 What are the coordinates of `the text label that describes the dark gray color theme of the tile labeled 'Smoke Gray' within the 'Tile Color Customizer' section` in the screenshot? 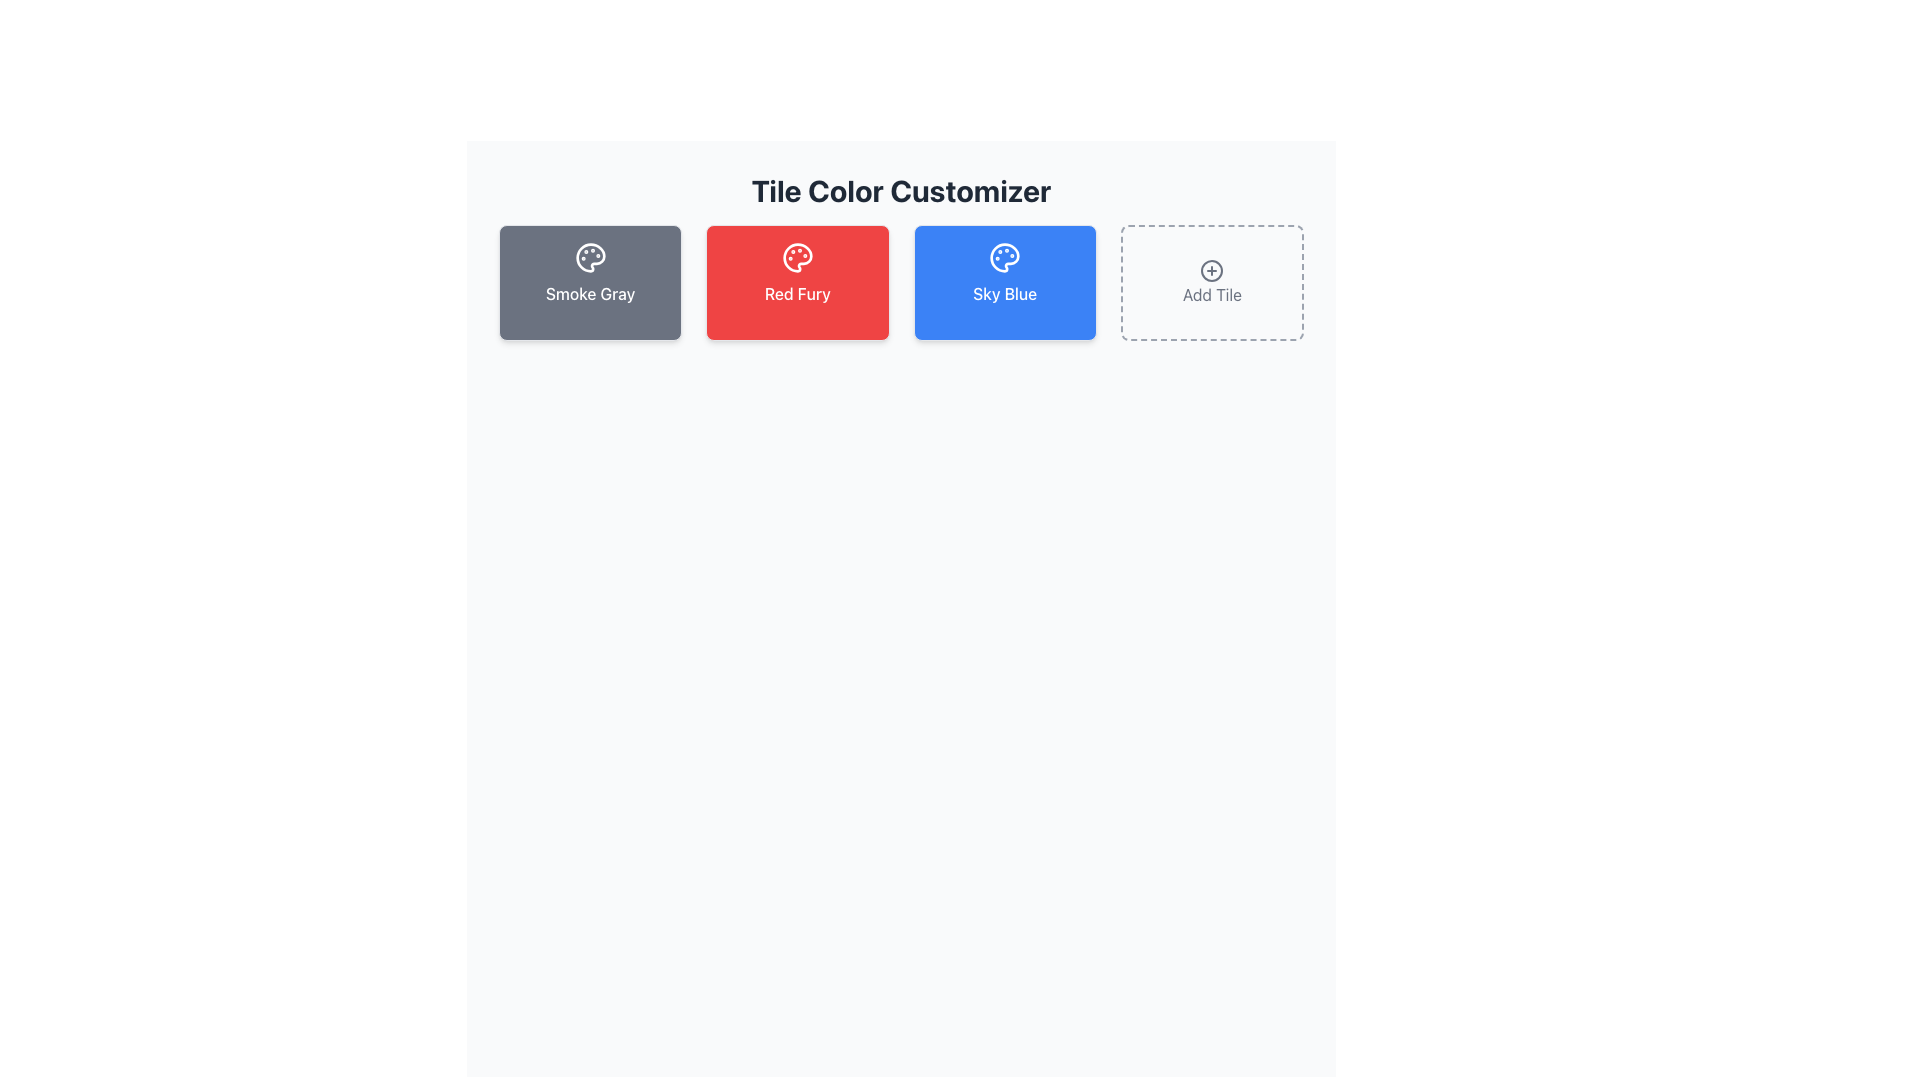 It's located at (589, 293).